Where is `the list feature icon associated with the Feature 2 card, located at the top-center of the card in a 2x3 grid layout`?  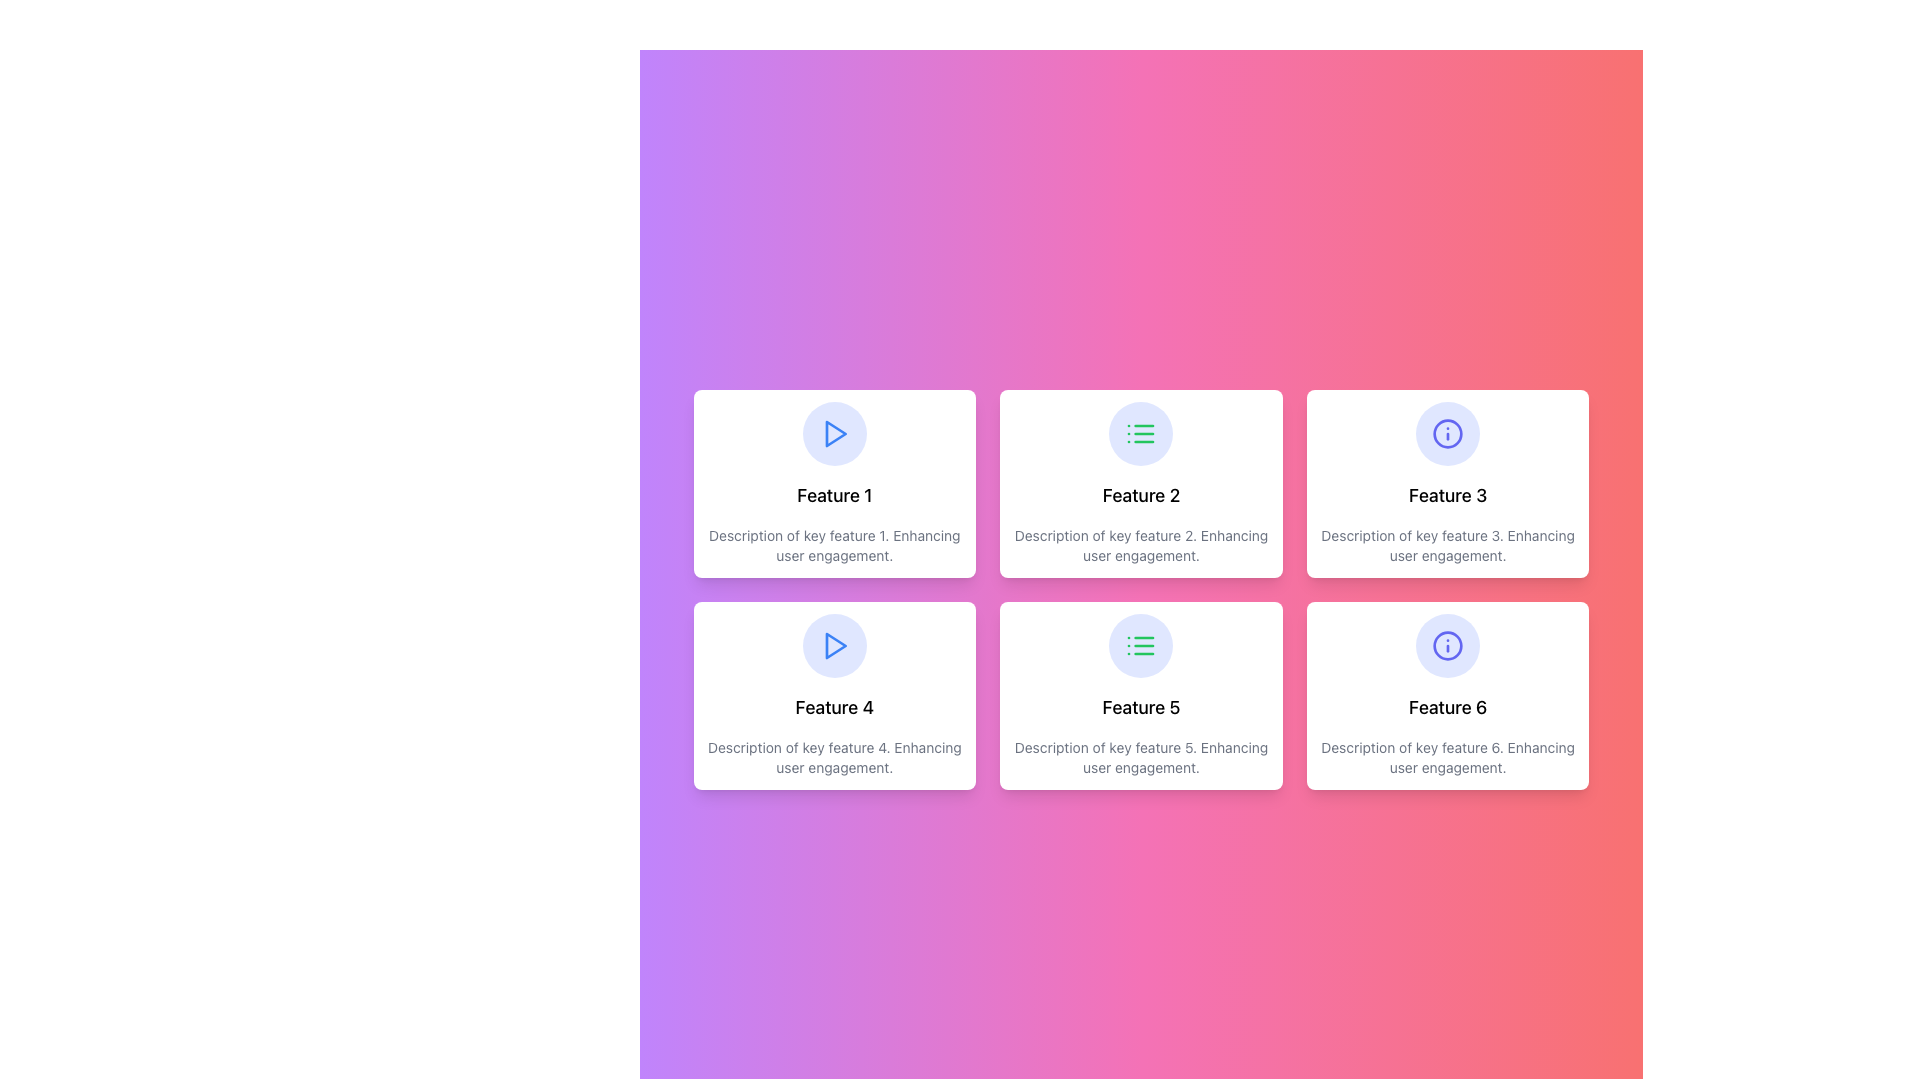 the list feature icon associated with the Feature 2 card, located at the top-center of the card in a 2x3 grid layout is located at coordinates (1141, 433).